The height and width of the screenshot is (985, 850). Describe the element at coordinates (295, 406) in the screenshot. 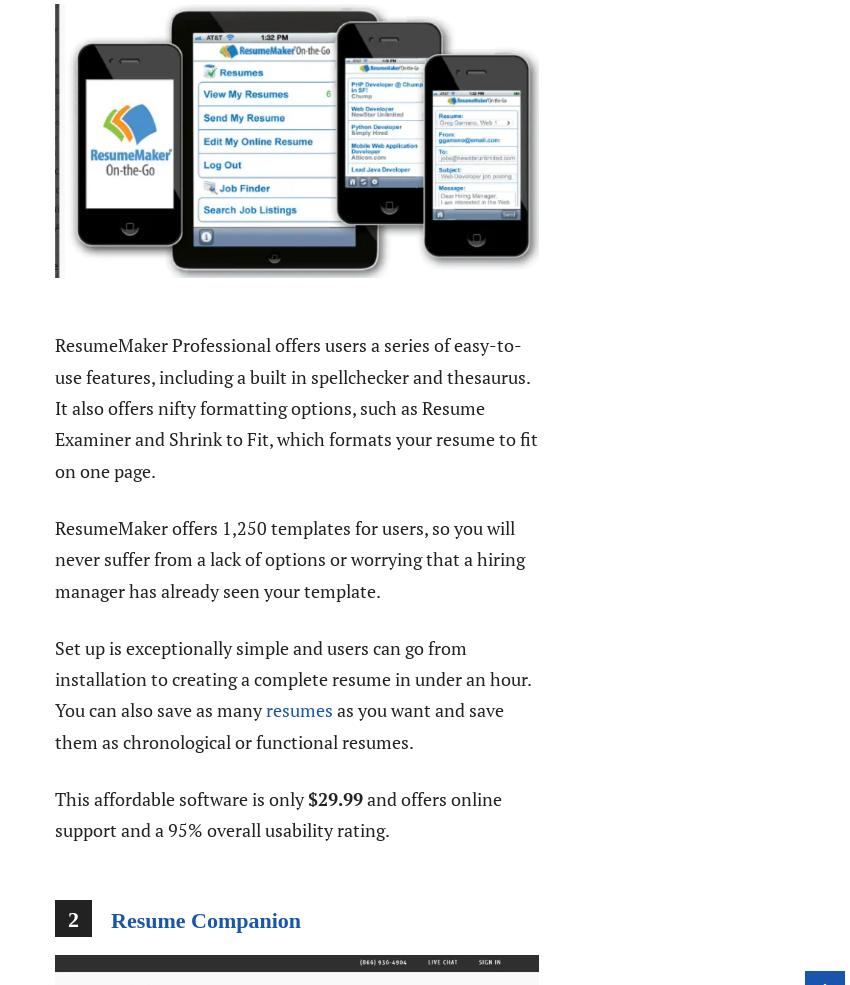

I see `'ResumeMaker Professional offers users a series of easy-to-use features, including a built in spellchecker and thesaurus. It also offers nifty formatting options, such as Resume Examiner and Shrink to Fit, which formats your resume to fit on one page.'` at that location.